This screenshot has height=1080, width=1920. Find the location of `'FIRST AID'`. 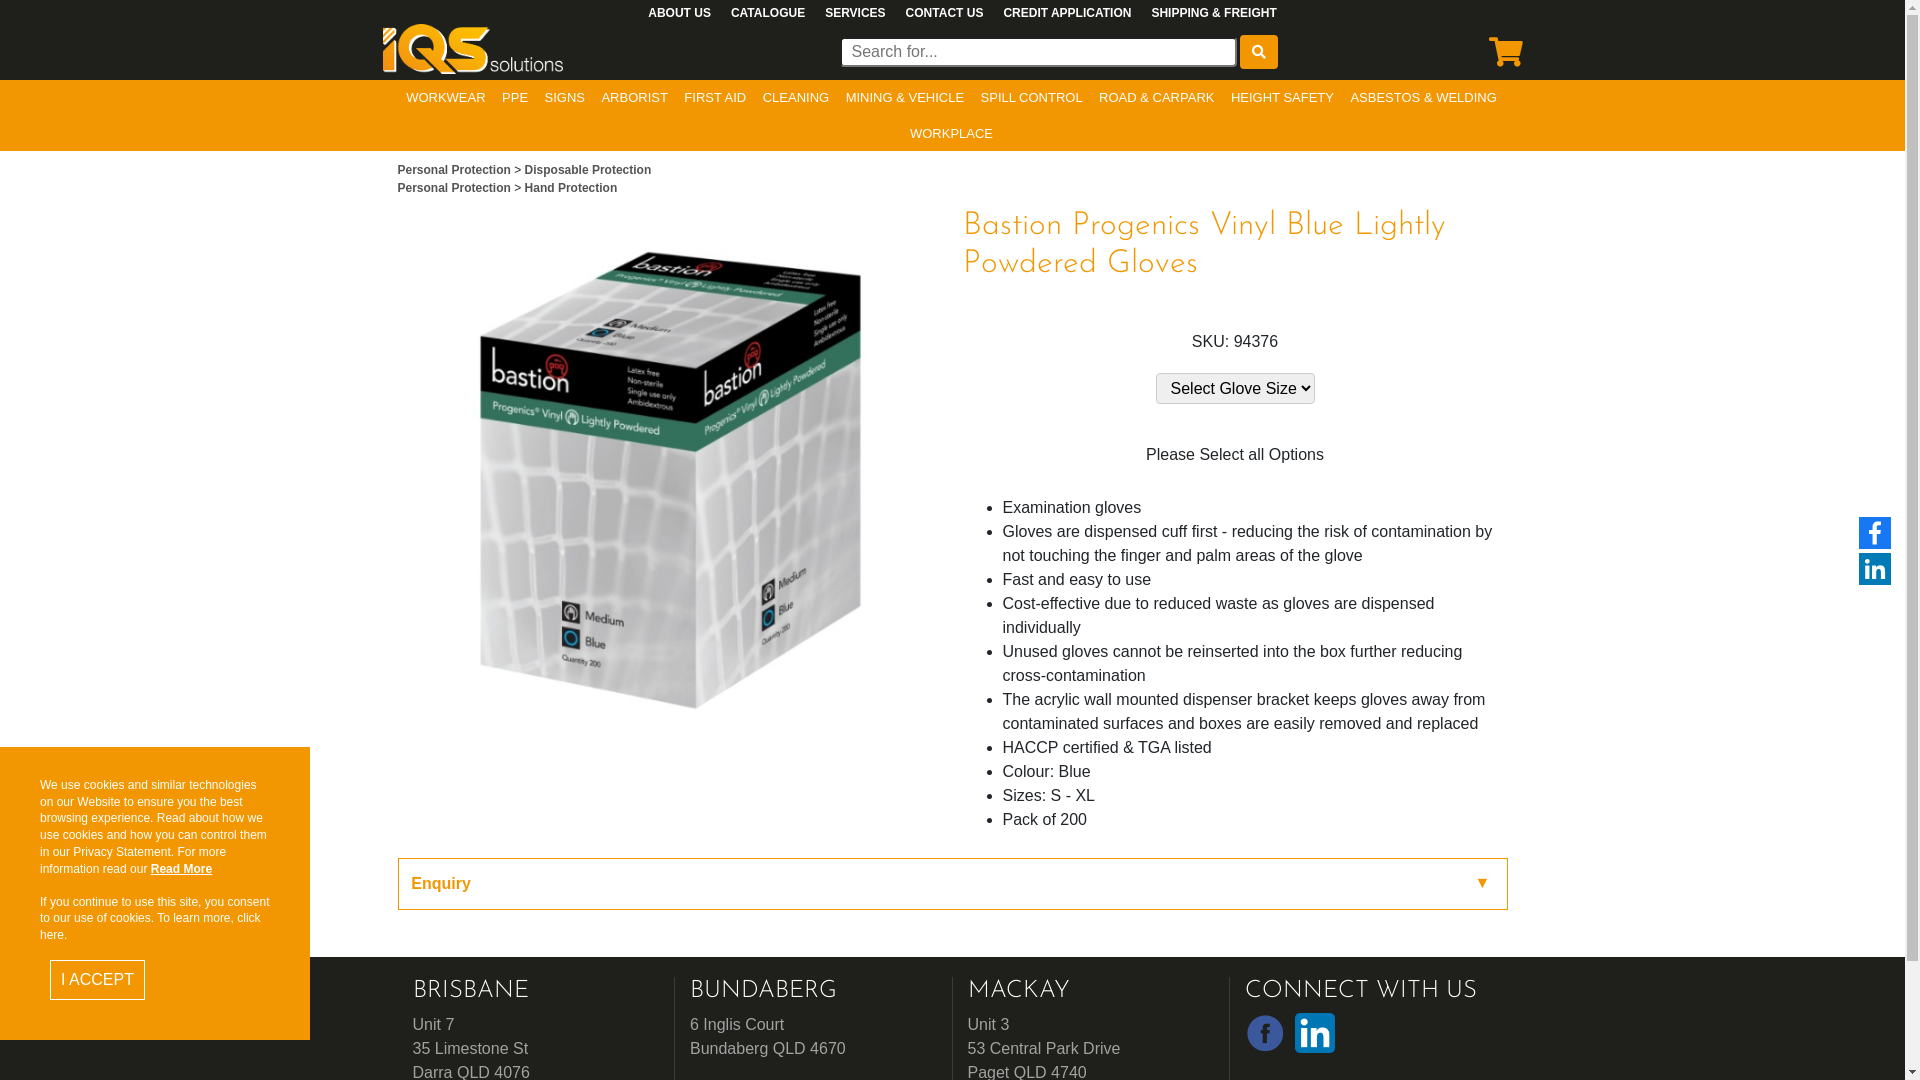

'FIRST AID' is located at coordinates (715, 97).